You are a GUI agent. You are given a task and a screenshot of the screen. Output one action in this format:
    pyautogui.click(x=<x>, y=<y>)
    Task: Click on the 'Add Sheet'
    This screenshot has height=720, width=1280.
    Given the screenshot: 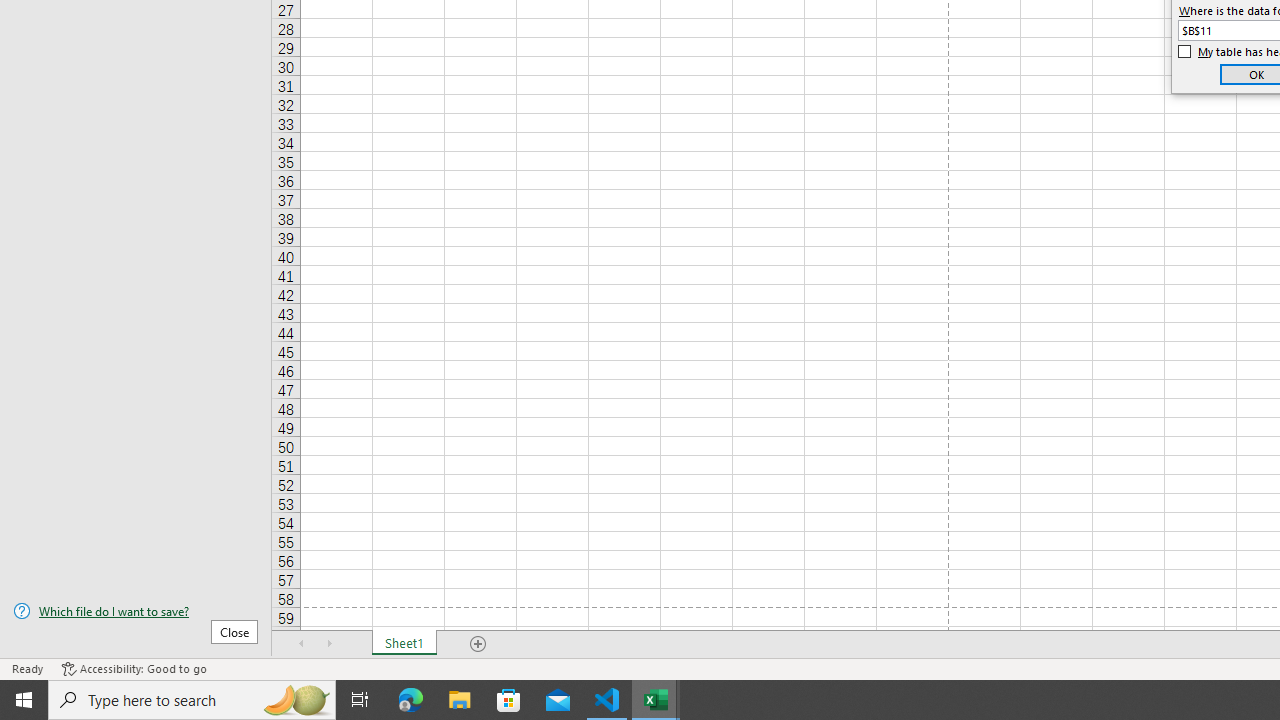 What is the action you would take?
    pyautogui.click(x=477, y=644)
    